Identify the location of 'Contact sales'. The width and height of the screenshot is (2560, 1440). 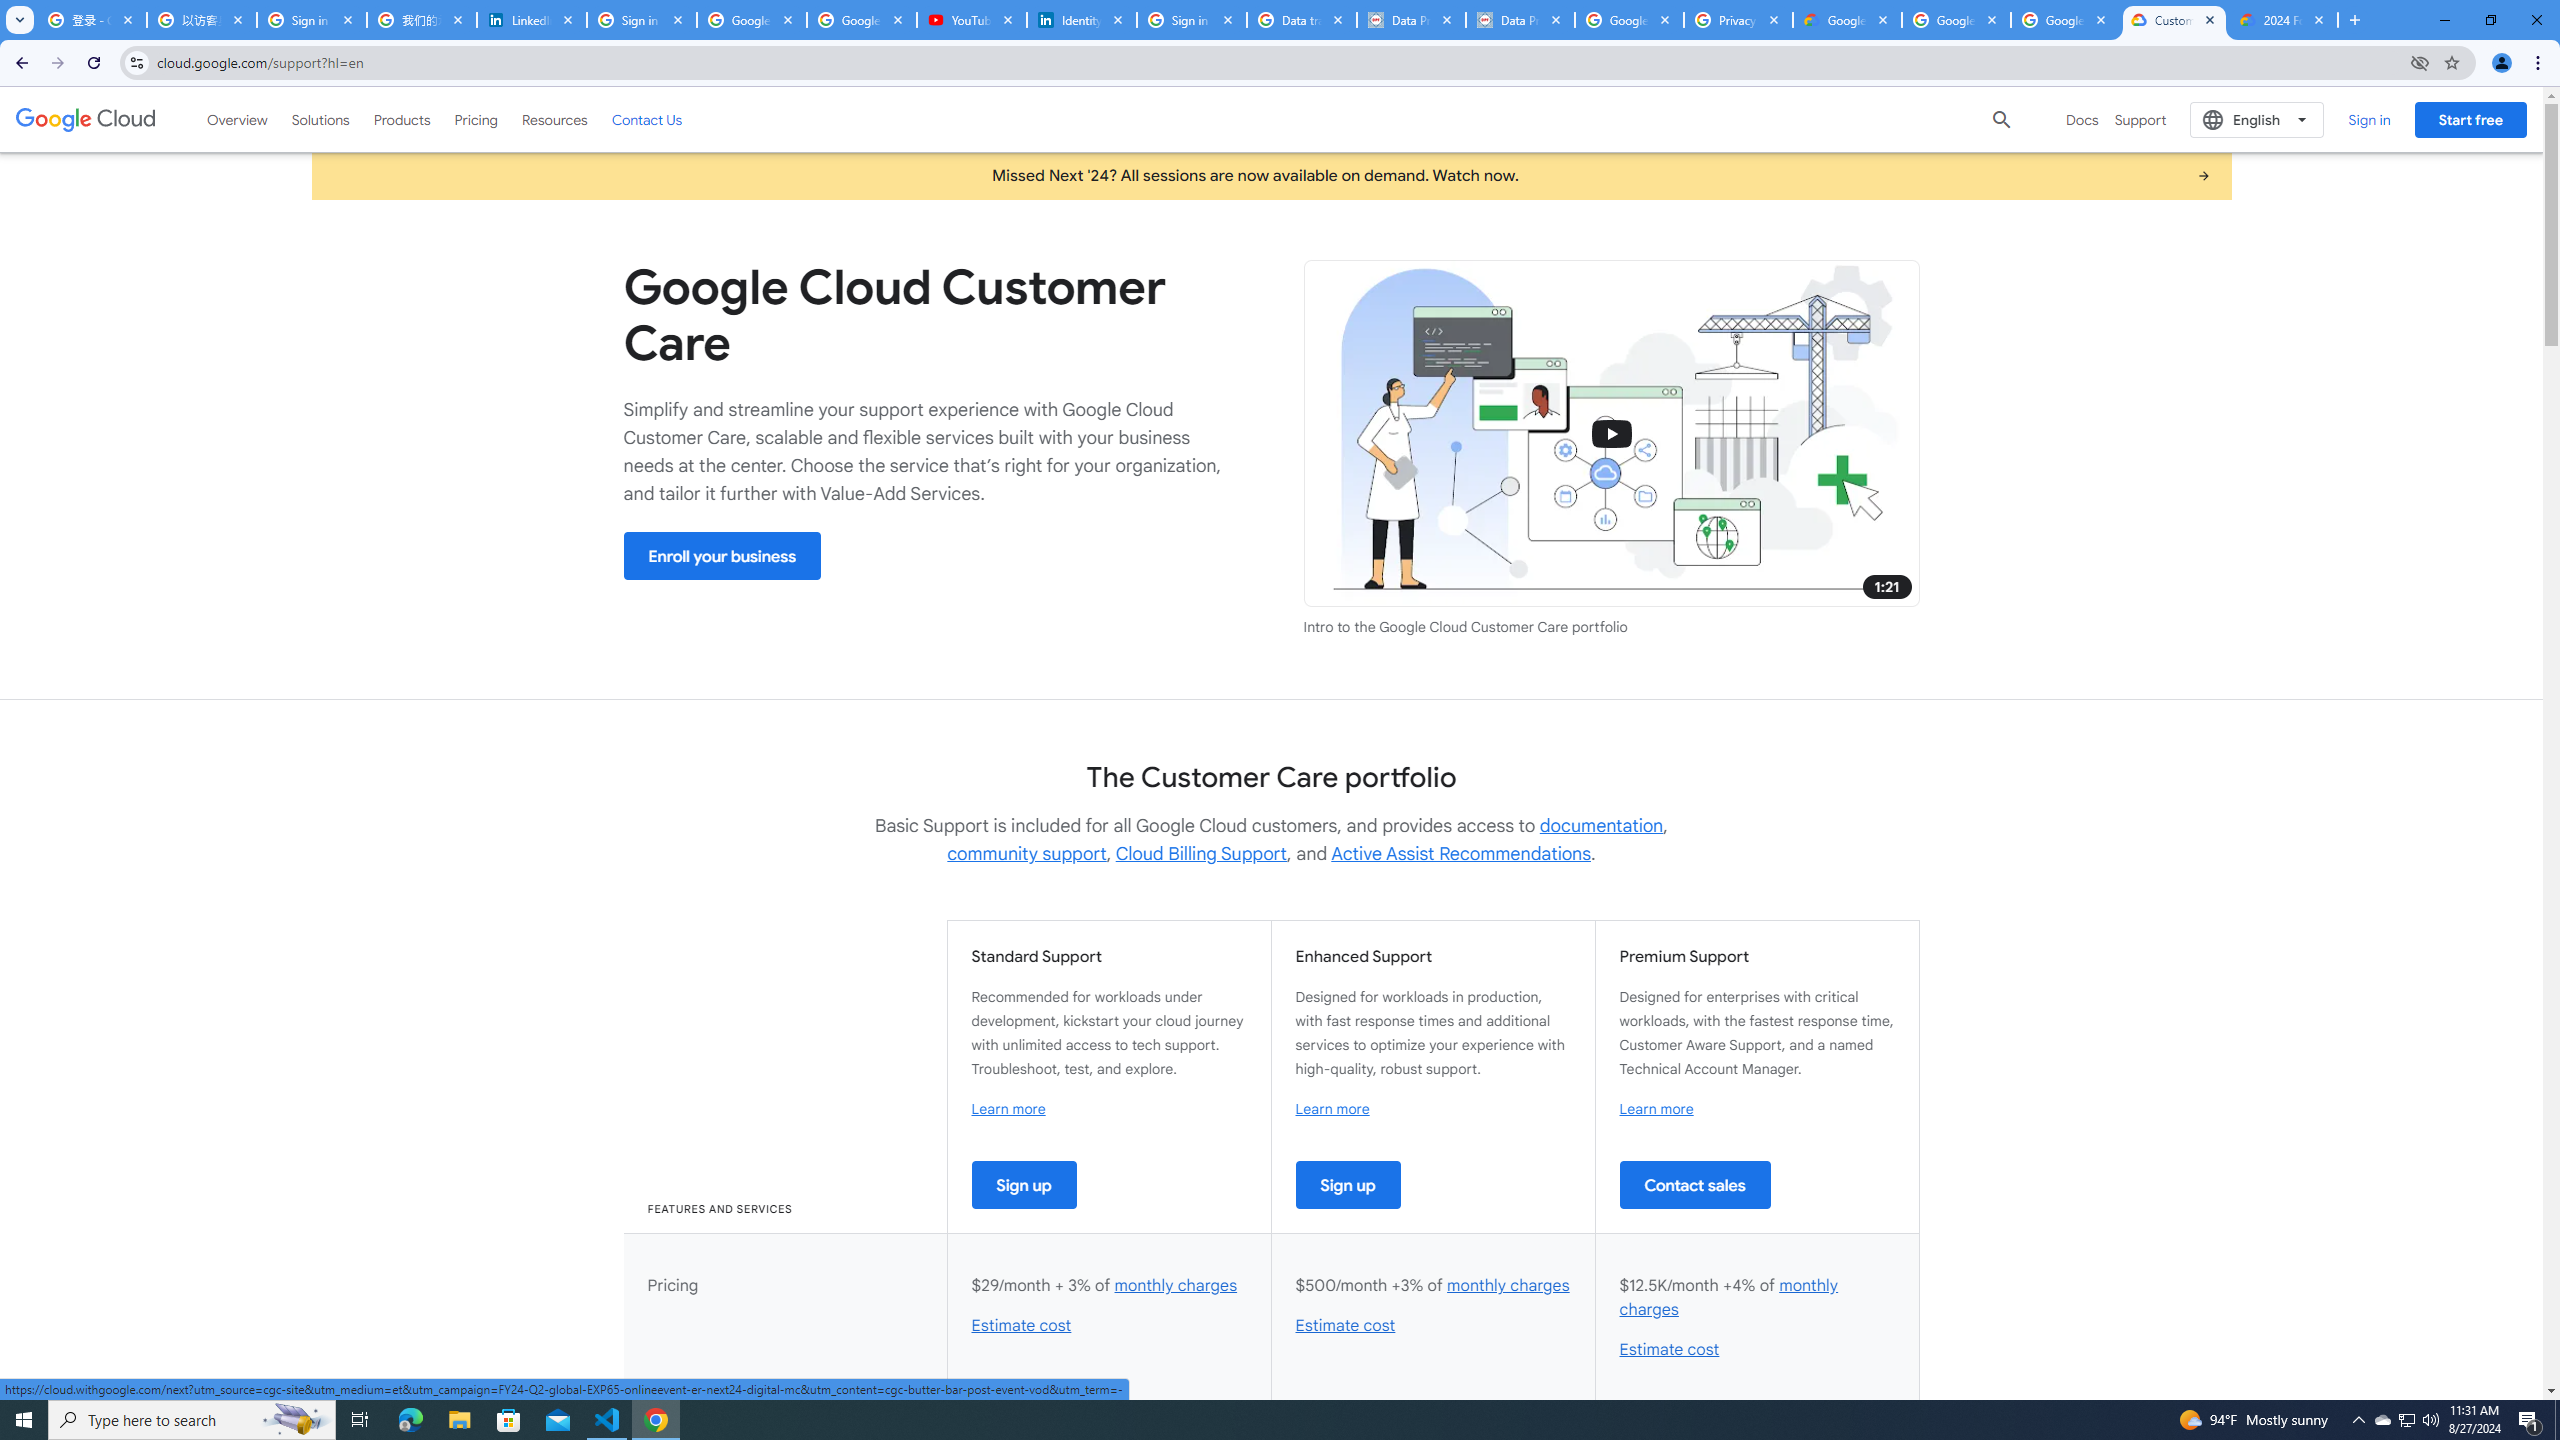
(1693, 1184).